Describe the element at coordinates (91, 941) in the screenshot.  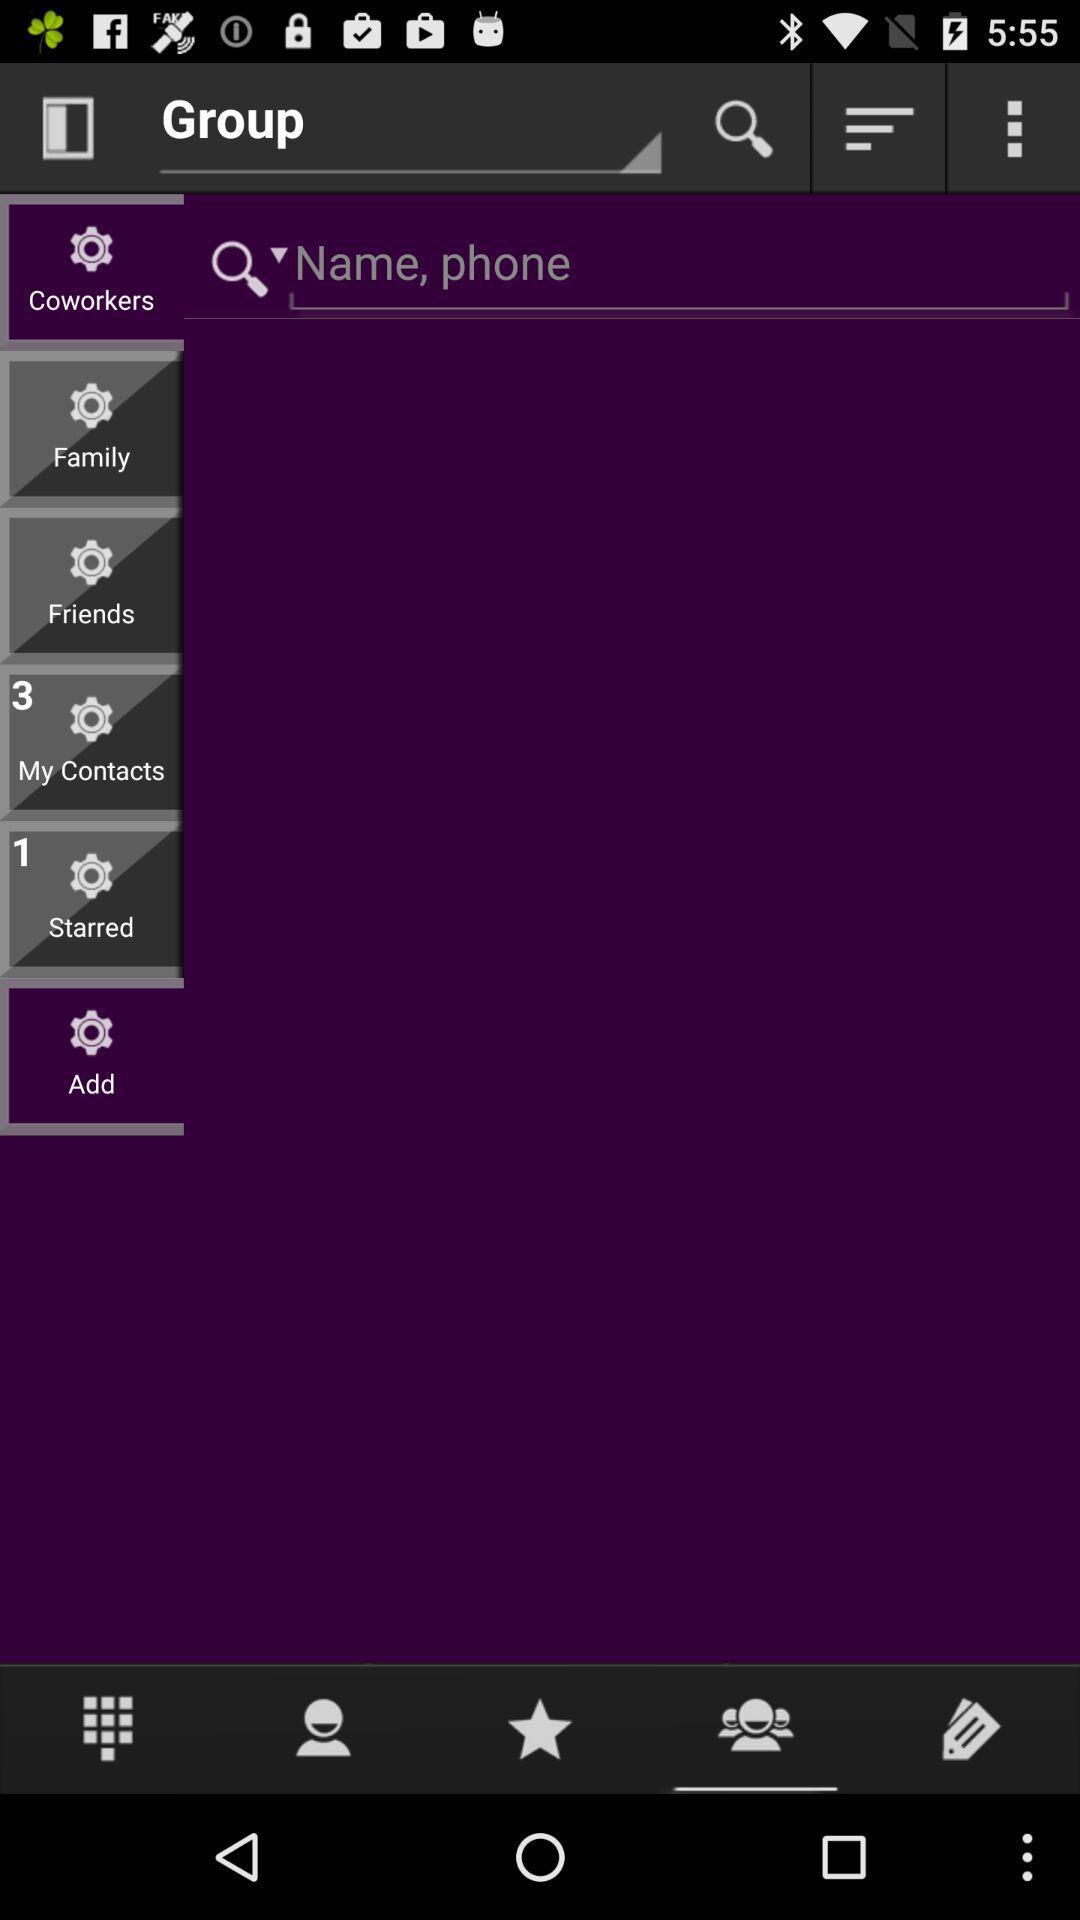
I see `starred` at that location.